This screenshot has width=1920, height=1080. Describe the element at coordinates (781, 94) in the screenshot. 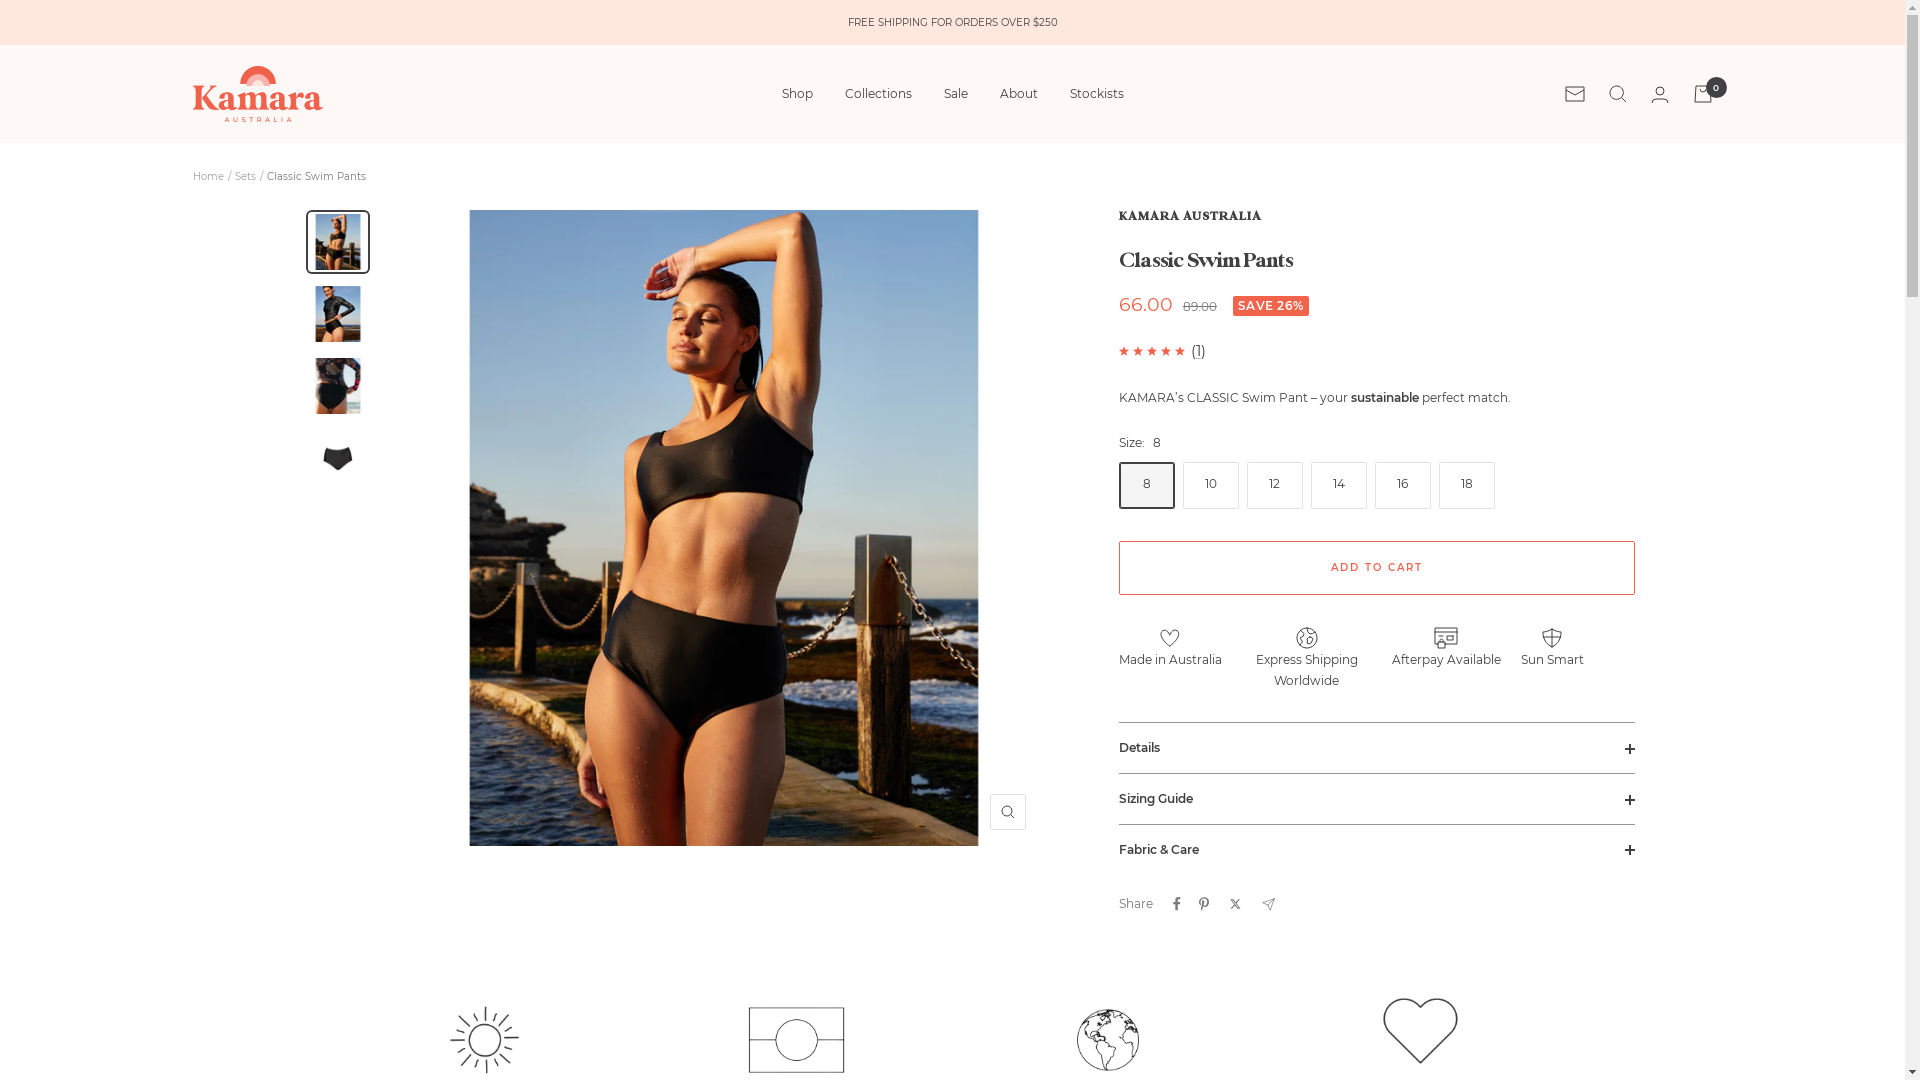

I see `'Shop'` at that location.